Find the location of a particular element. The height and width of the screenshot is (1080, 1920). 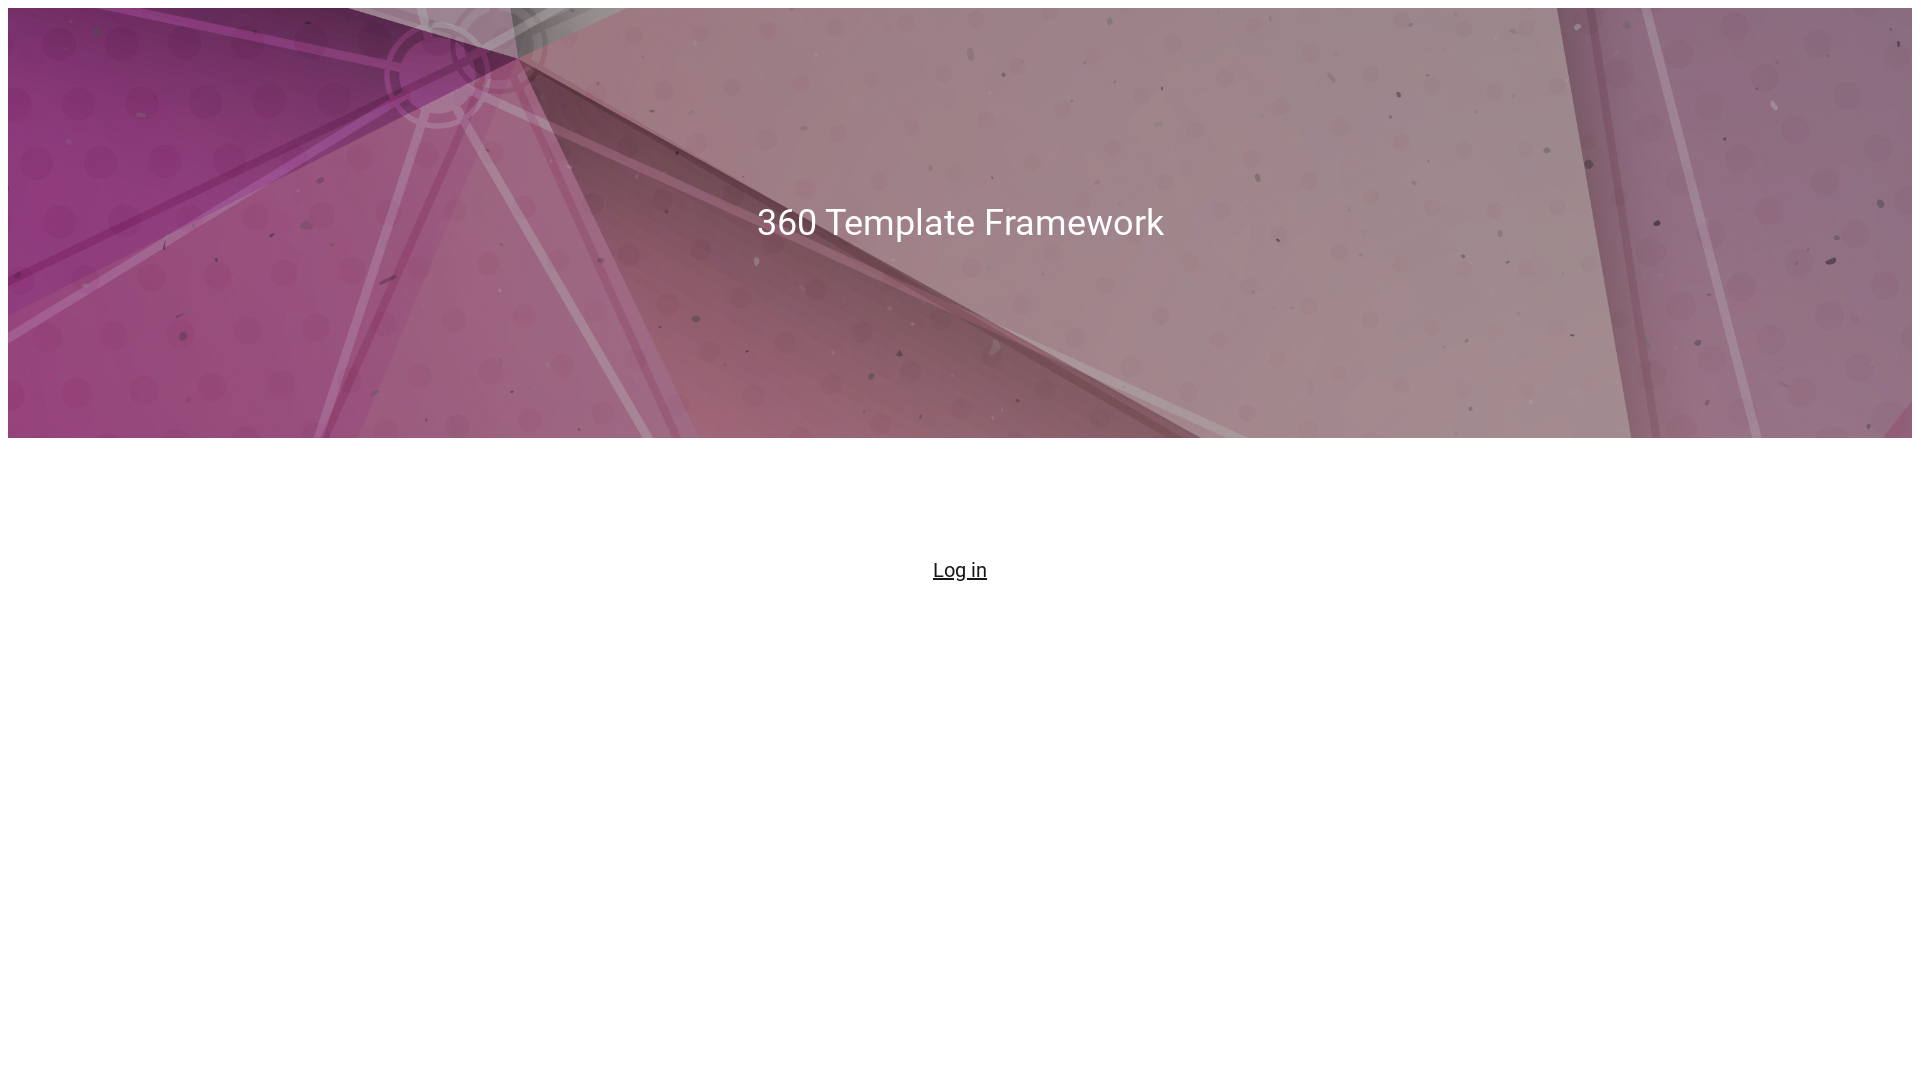

'Log in' is located at coordinates (960, 570).